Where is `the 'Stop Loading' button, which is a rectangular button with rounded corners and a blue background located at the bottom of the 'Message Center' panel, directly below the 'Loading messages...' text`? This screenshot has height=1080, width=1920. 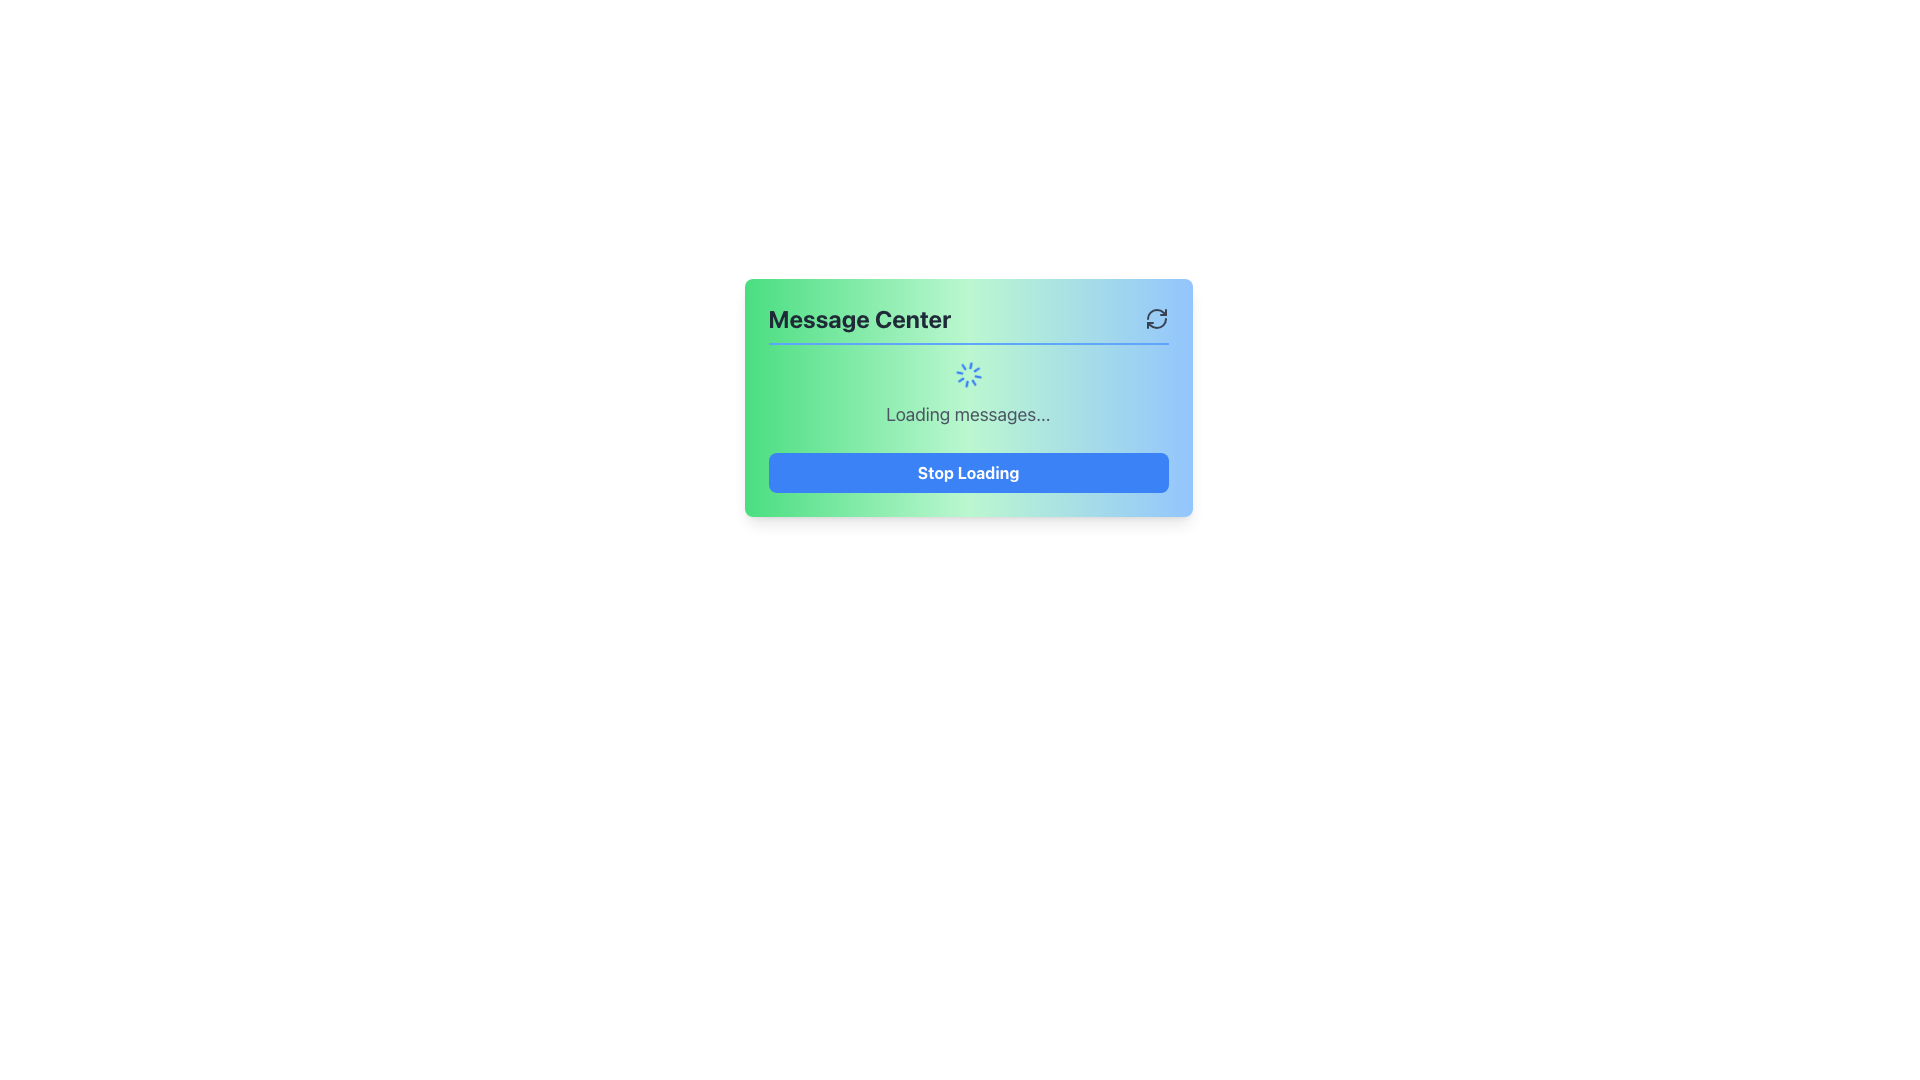 the 'Stop Loading' button, which is a rectangular button with rounded corners and a blue background located at the bottom of the 'Message Center' panel, directly below the 'Loading messages...' text is located at coordinates (968, 473).